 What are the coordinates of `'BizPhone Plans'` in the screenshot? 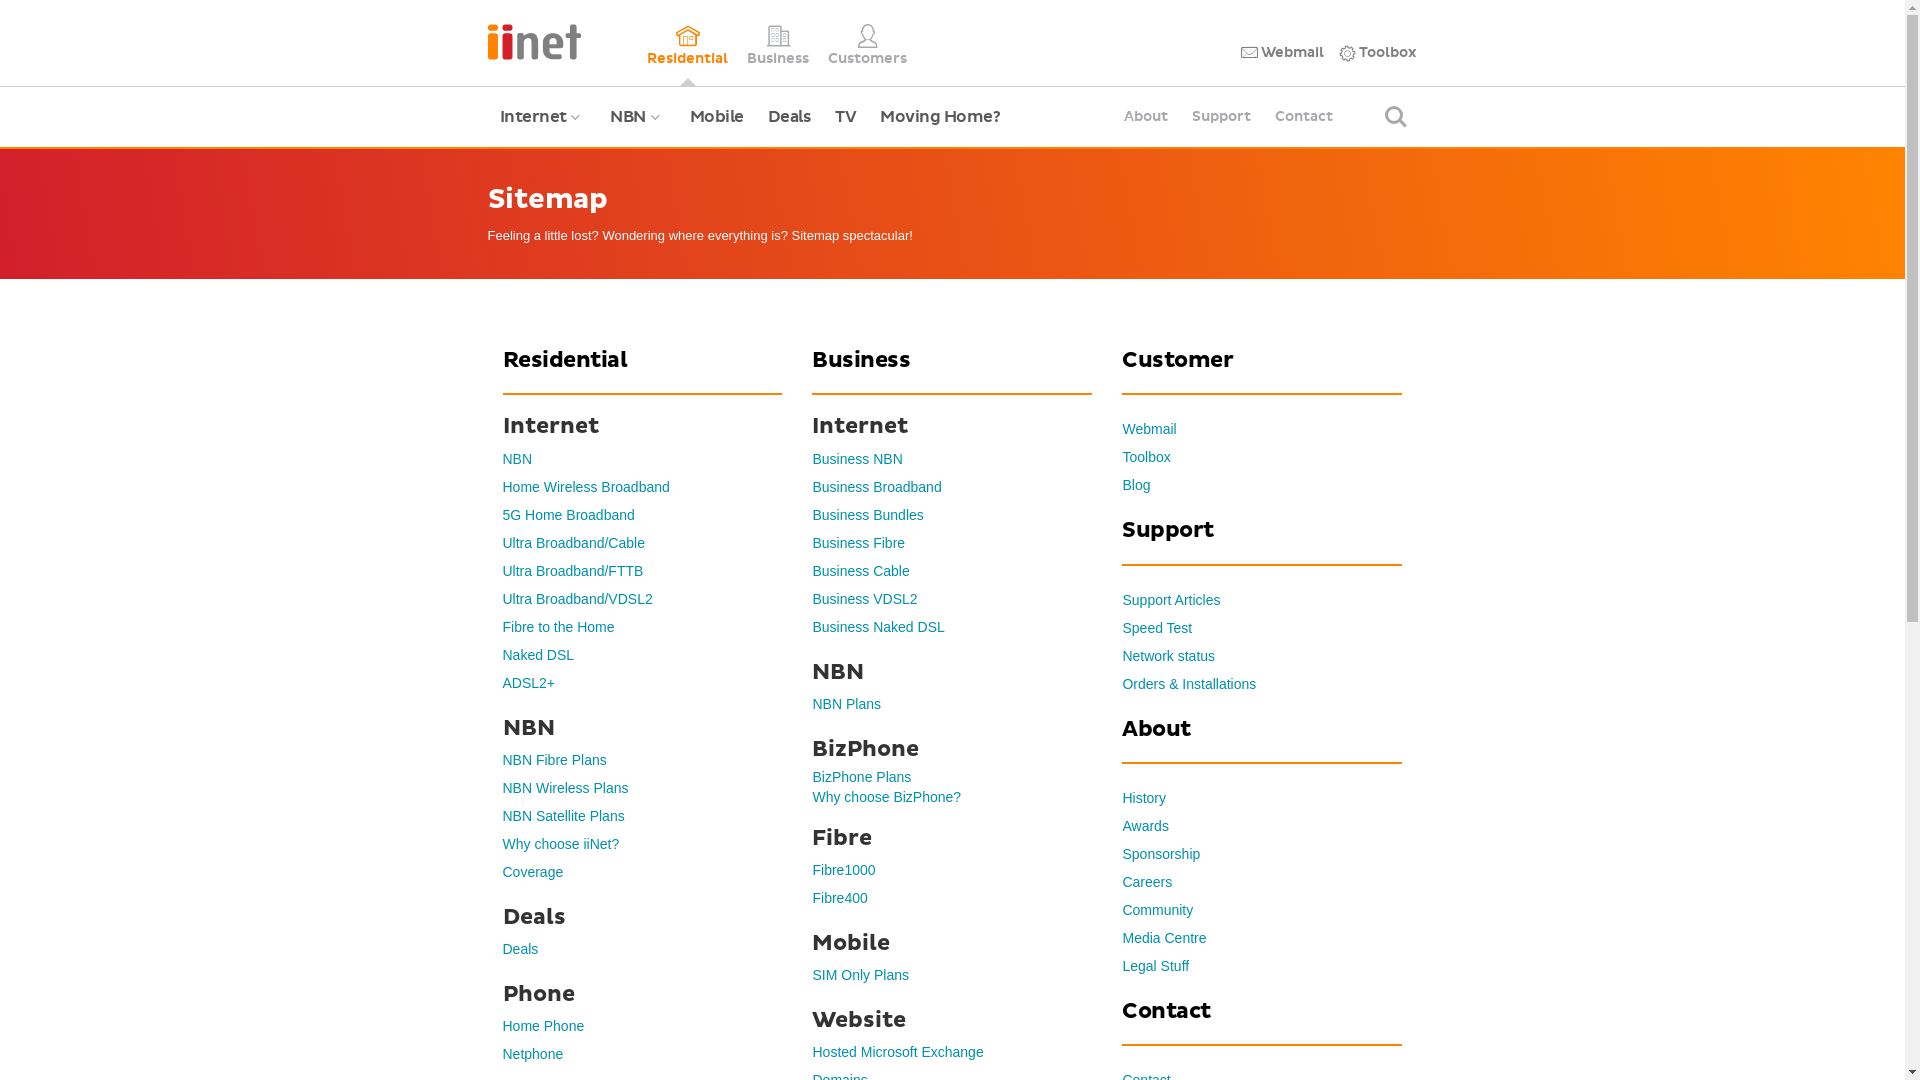 It's located at (861, 775).